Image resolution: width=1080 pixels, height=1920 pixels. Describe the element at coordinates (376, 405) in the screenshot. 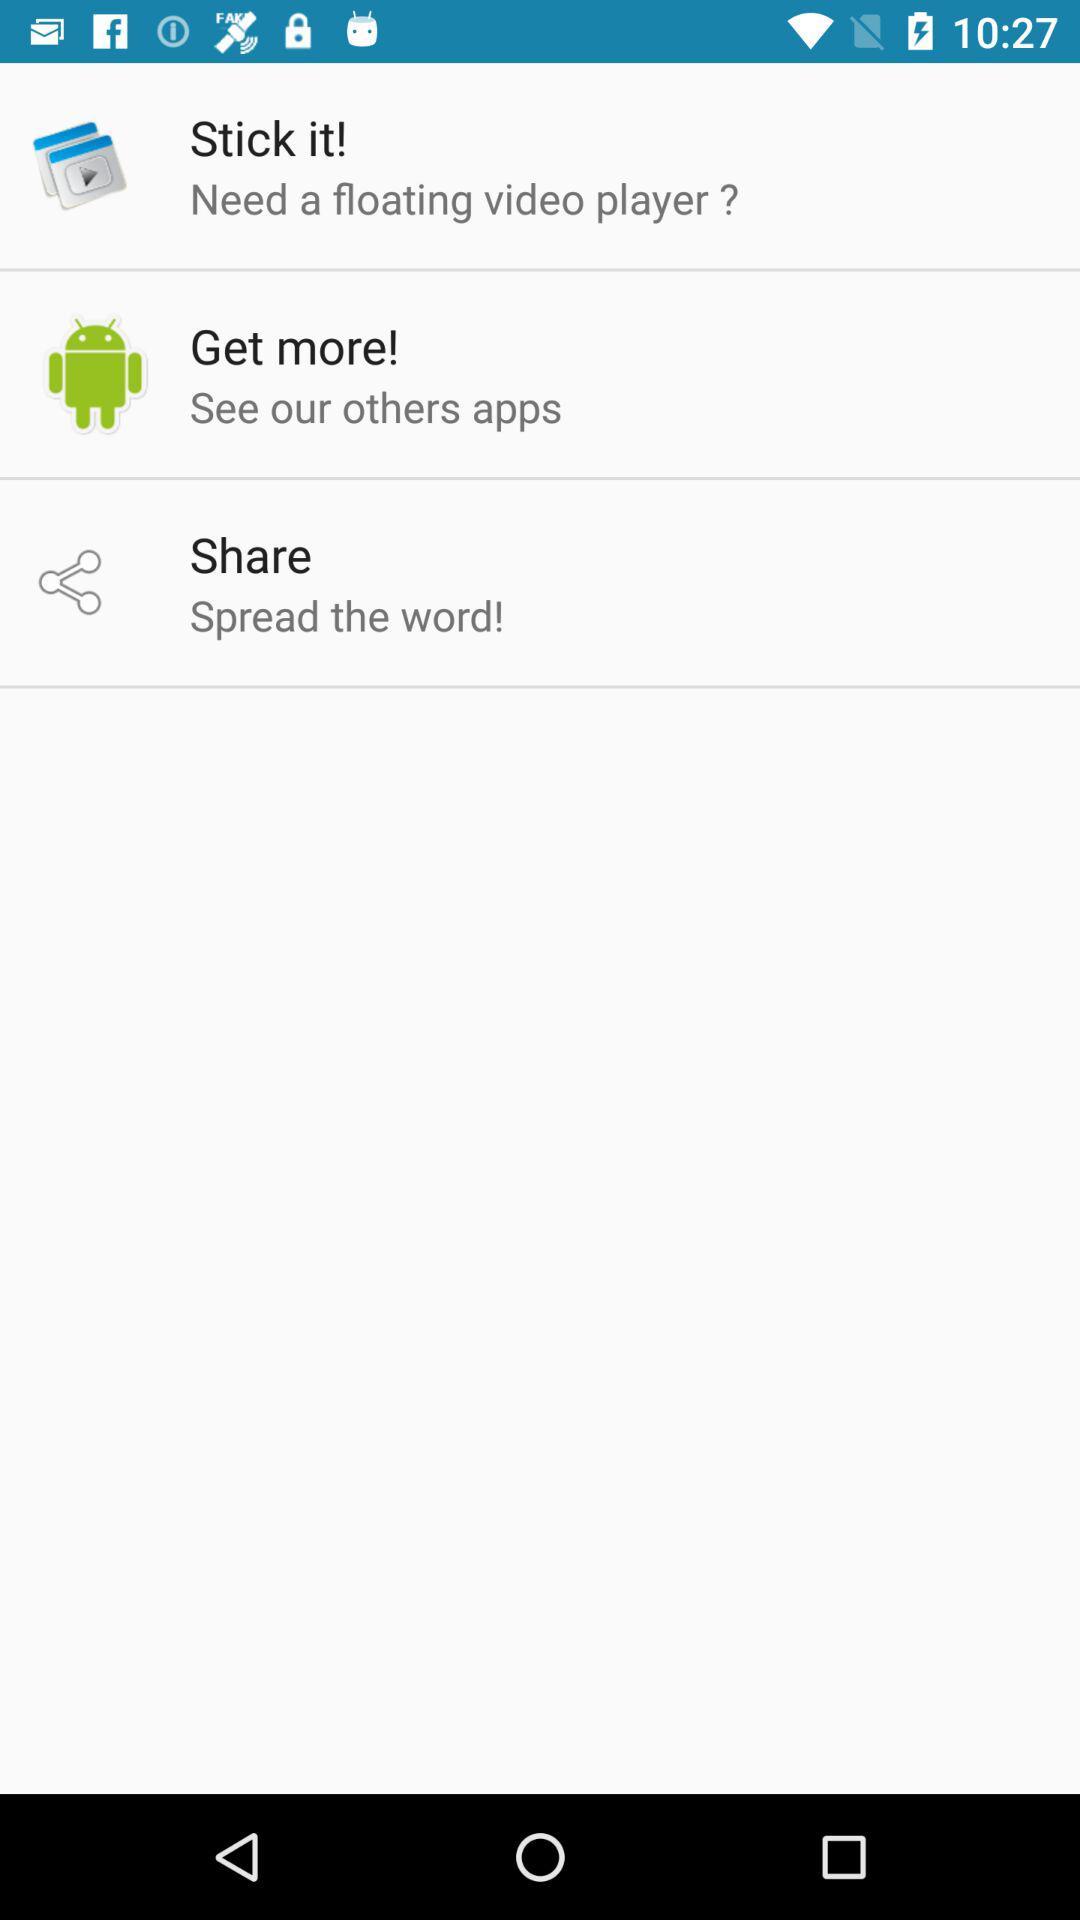

I see `the item below the get more! app` at that location.